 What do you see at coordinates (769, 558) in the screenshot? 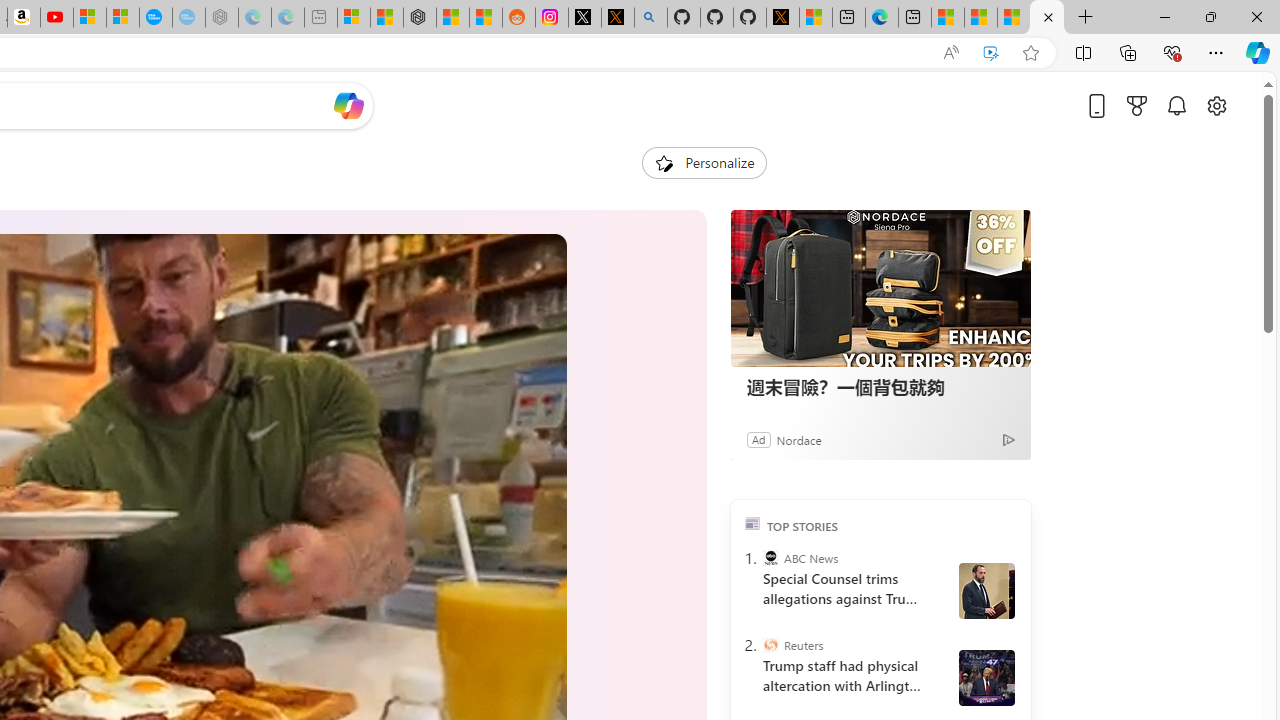
I see `'ABC News'` at bounding box center [769, 558].